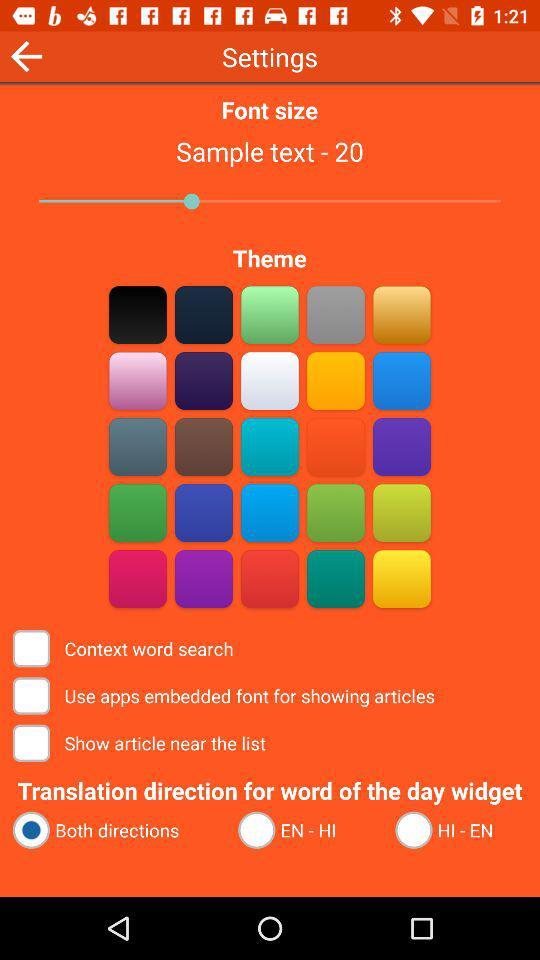 The width and height of the screenshot is (540, 960). I want to click on the radio button next to the en - hi icon, so click(116, 830).